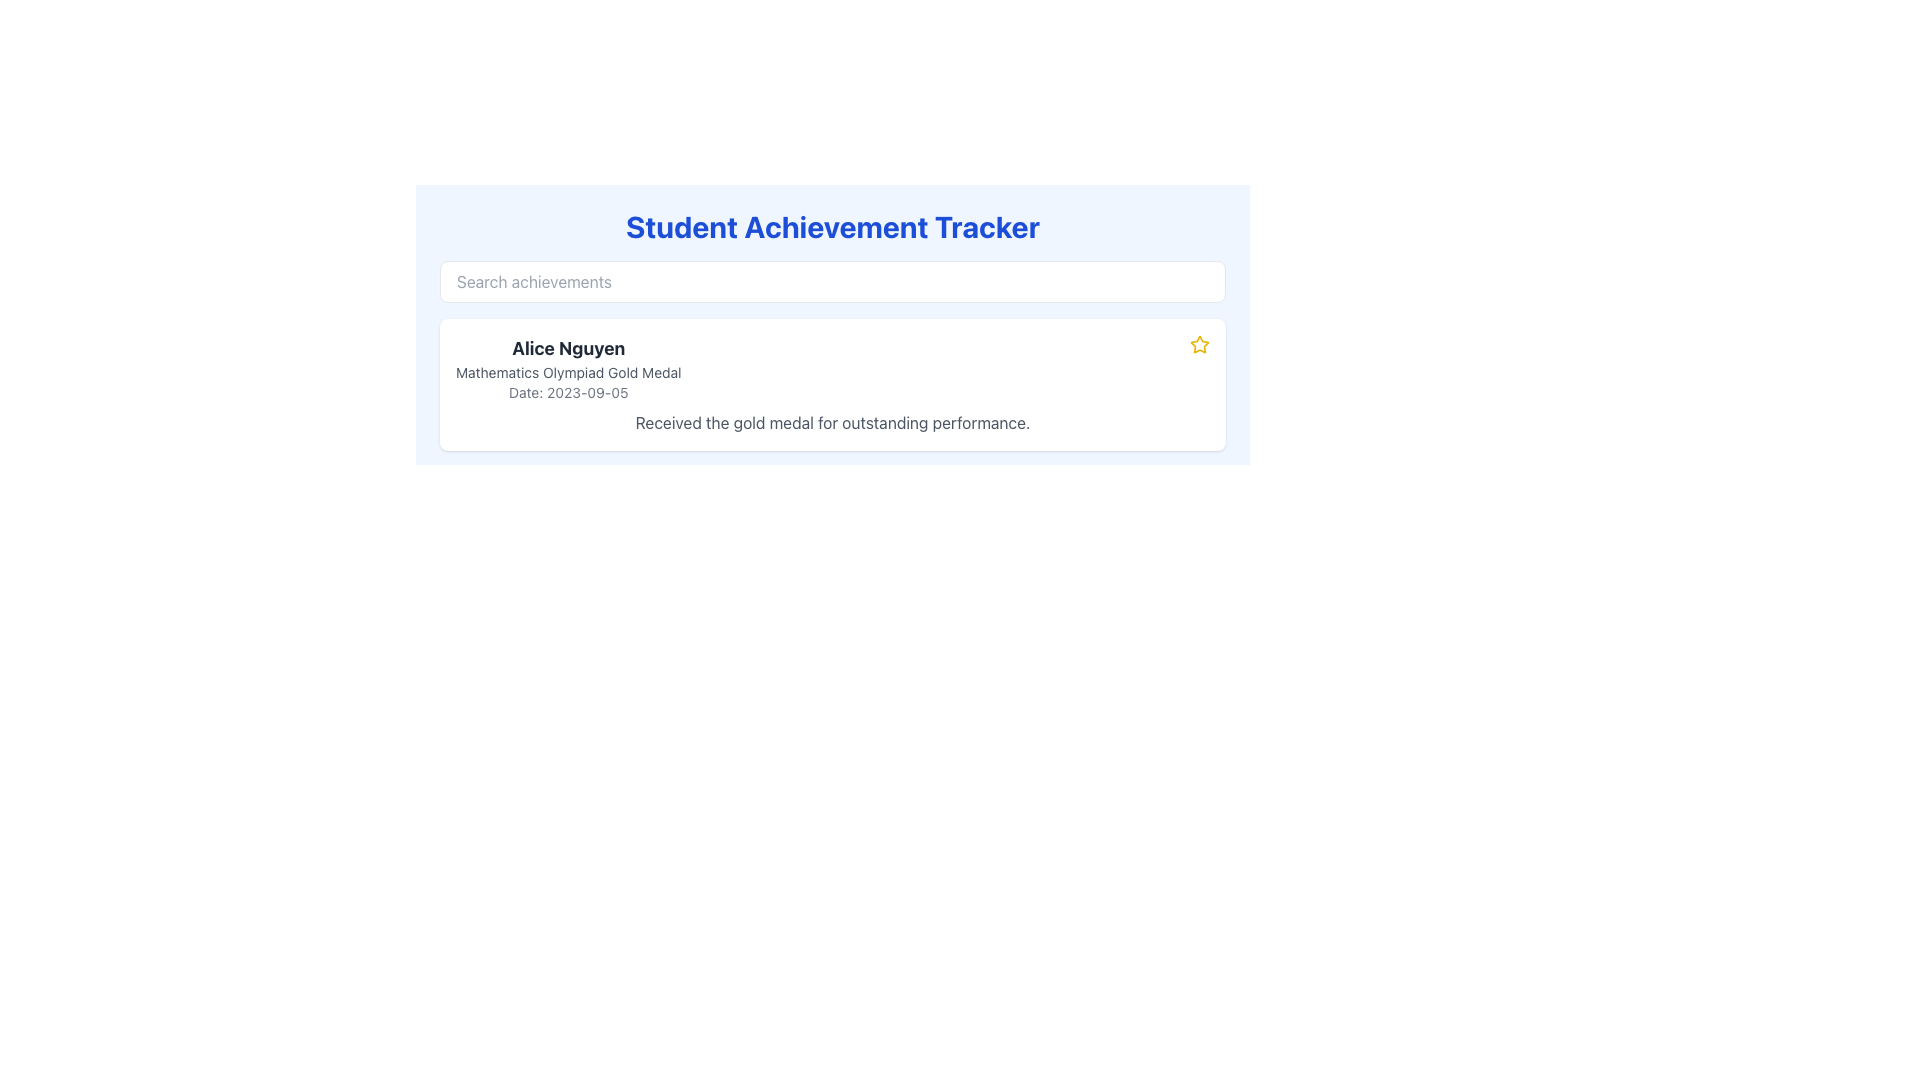 Image resolution: width=1920 pixels, height=1080 pixels. I want to click on the date label displaying the achievement for the Mathematics Olympiad Gold Medal, which is located below the medal text and above additional descriptive text in the card layout, so click(567, 393).